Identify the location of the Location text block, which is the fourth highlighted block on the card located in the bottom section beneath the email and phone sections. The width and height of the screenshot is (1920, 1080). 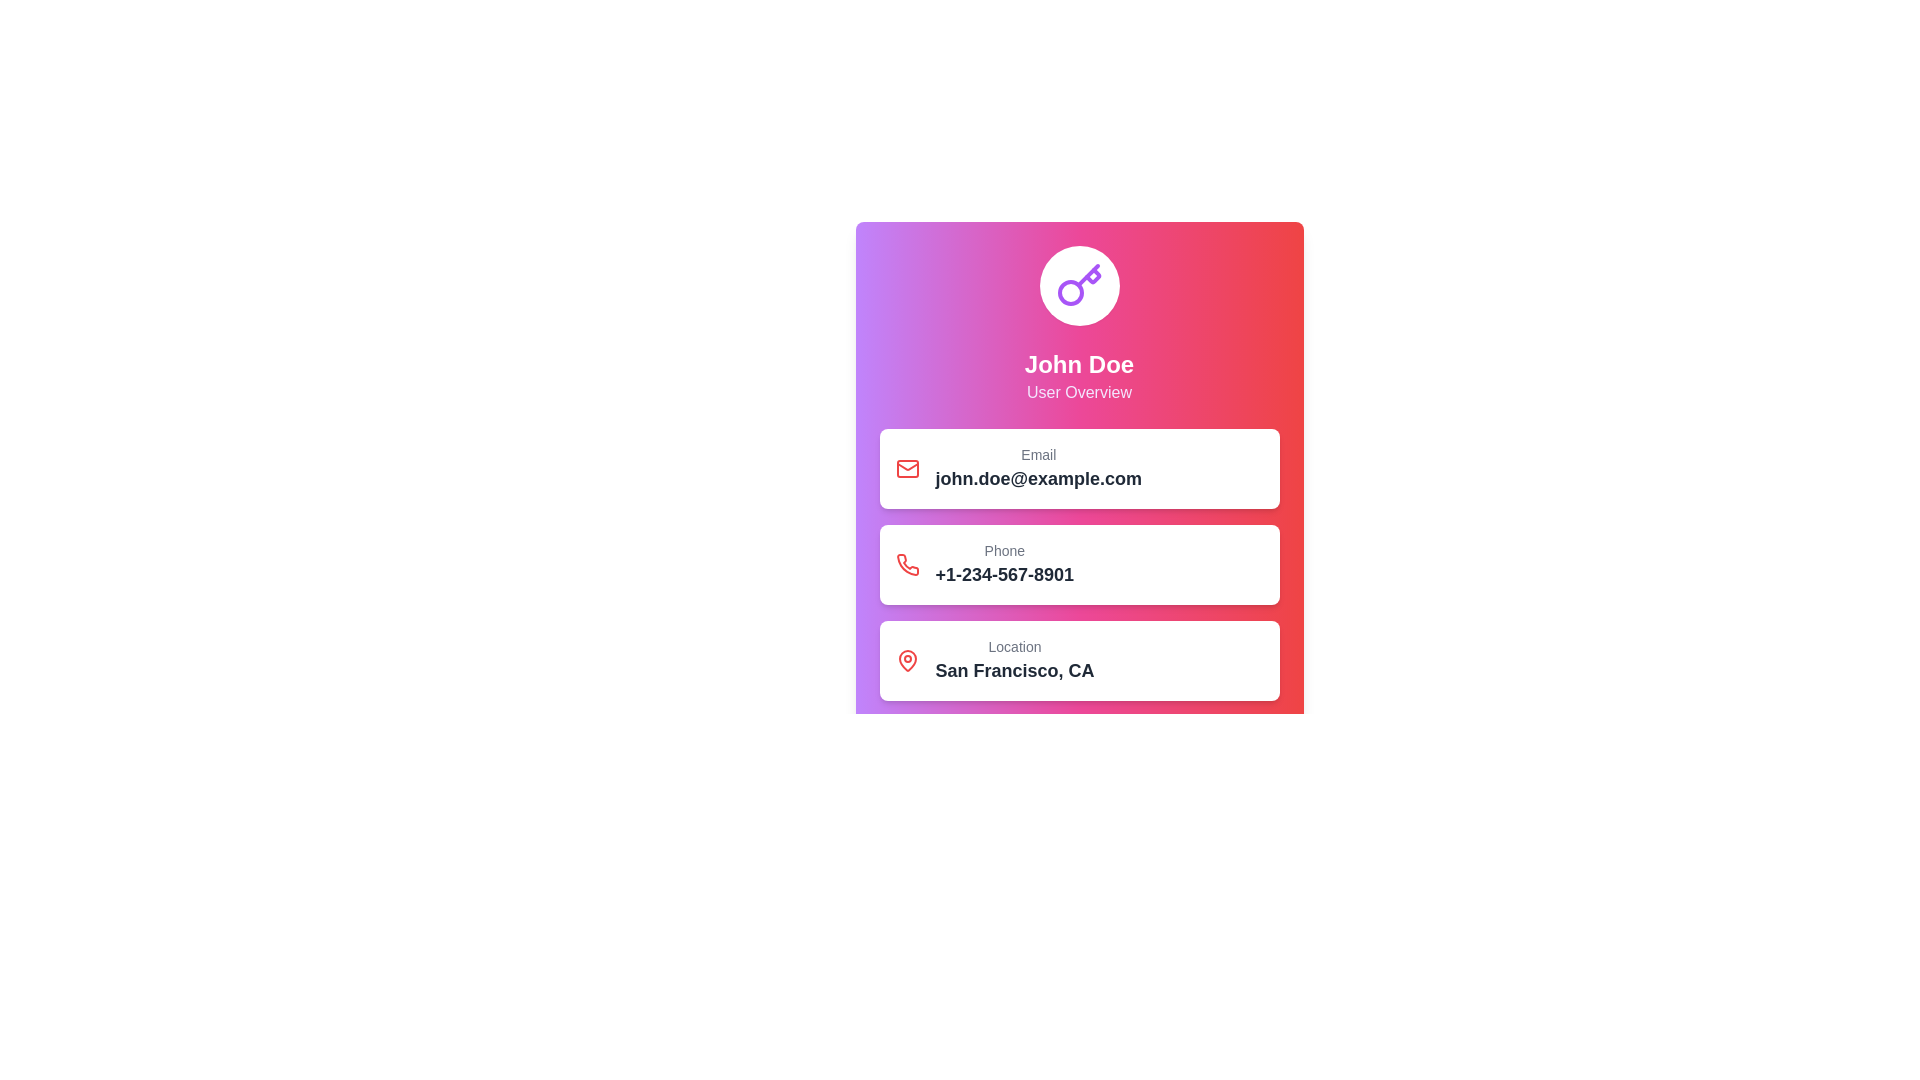
(1015, 660).